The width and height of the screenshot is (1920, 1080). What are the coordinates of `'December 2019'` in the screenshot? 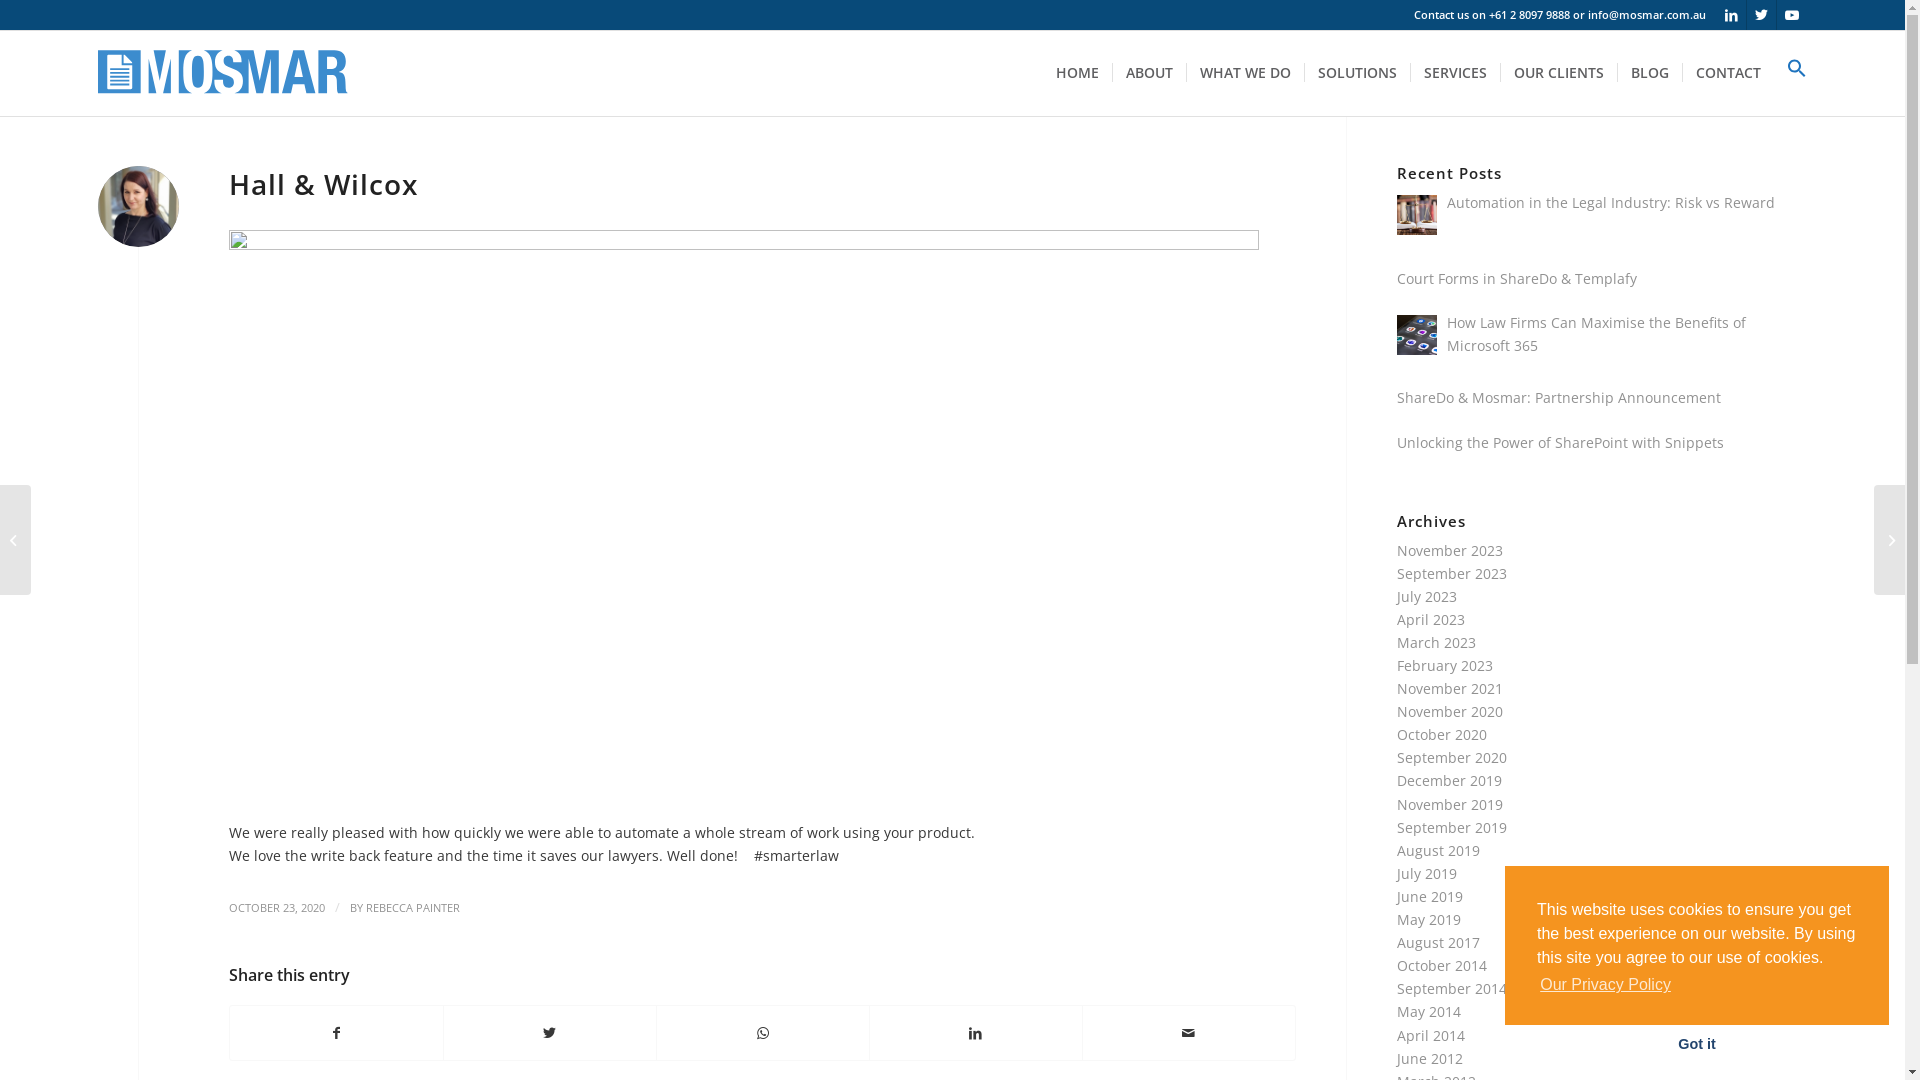 It's located at (1449, 779).